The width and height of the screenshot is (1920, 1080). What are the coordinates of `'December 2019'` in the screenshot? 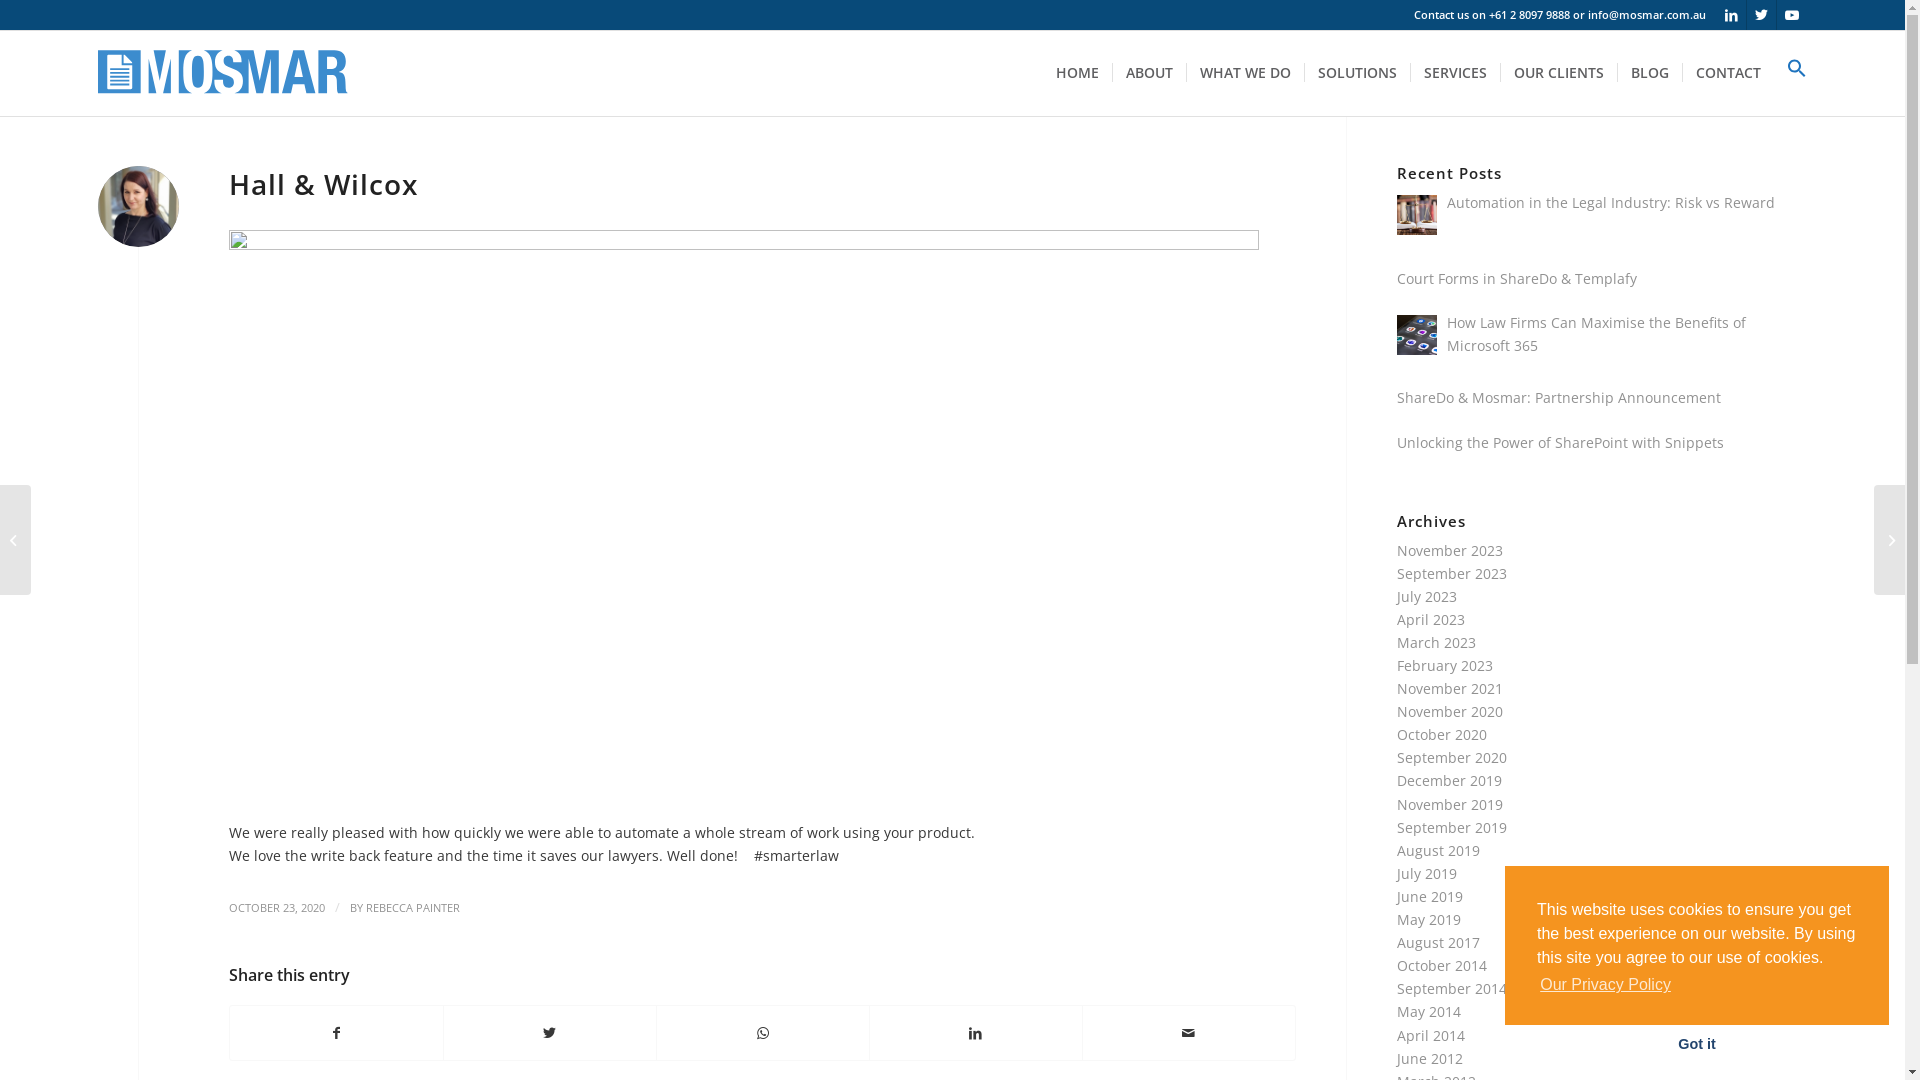 It's located at (1449, 779).